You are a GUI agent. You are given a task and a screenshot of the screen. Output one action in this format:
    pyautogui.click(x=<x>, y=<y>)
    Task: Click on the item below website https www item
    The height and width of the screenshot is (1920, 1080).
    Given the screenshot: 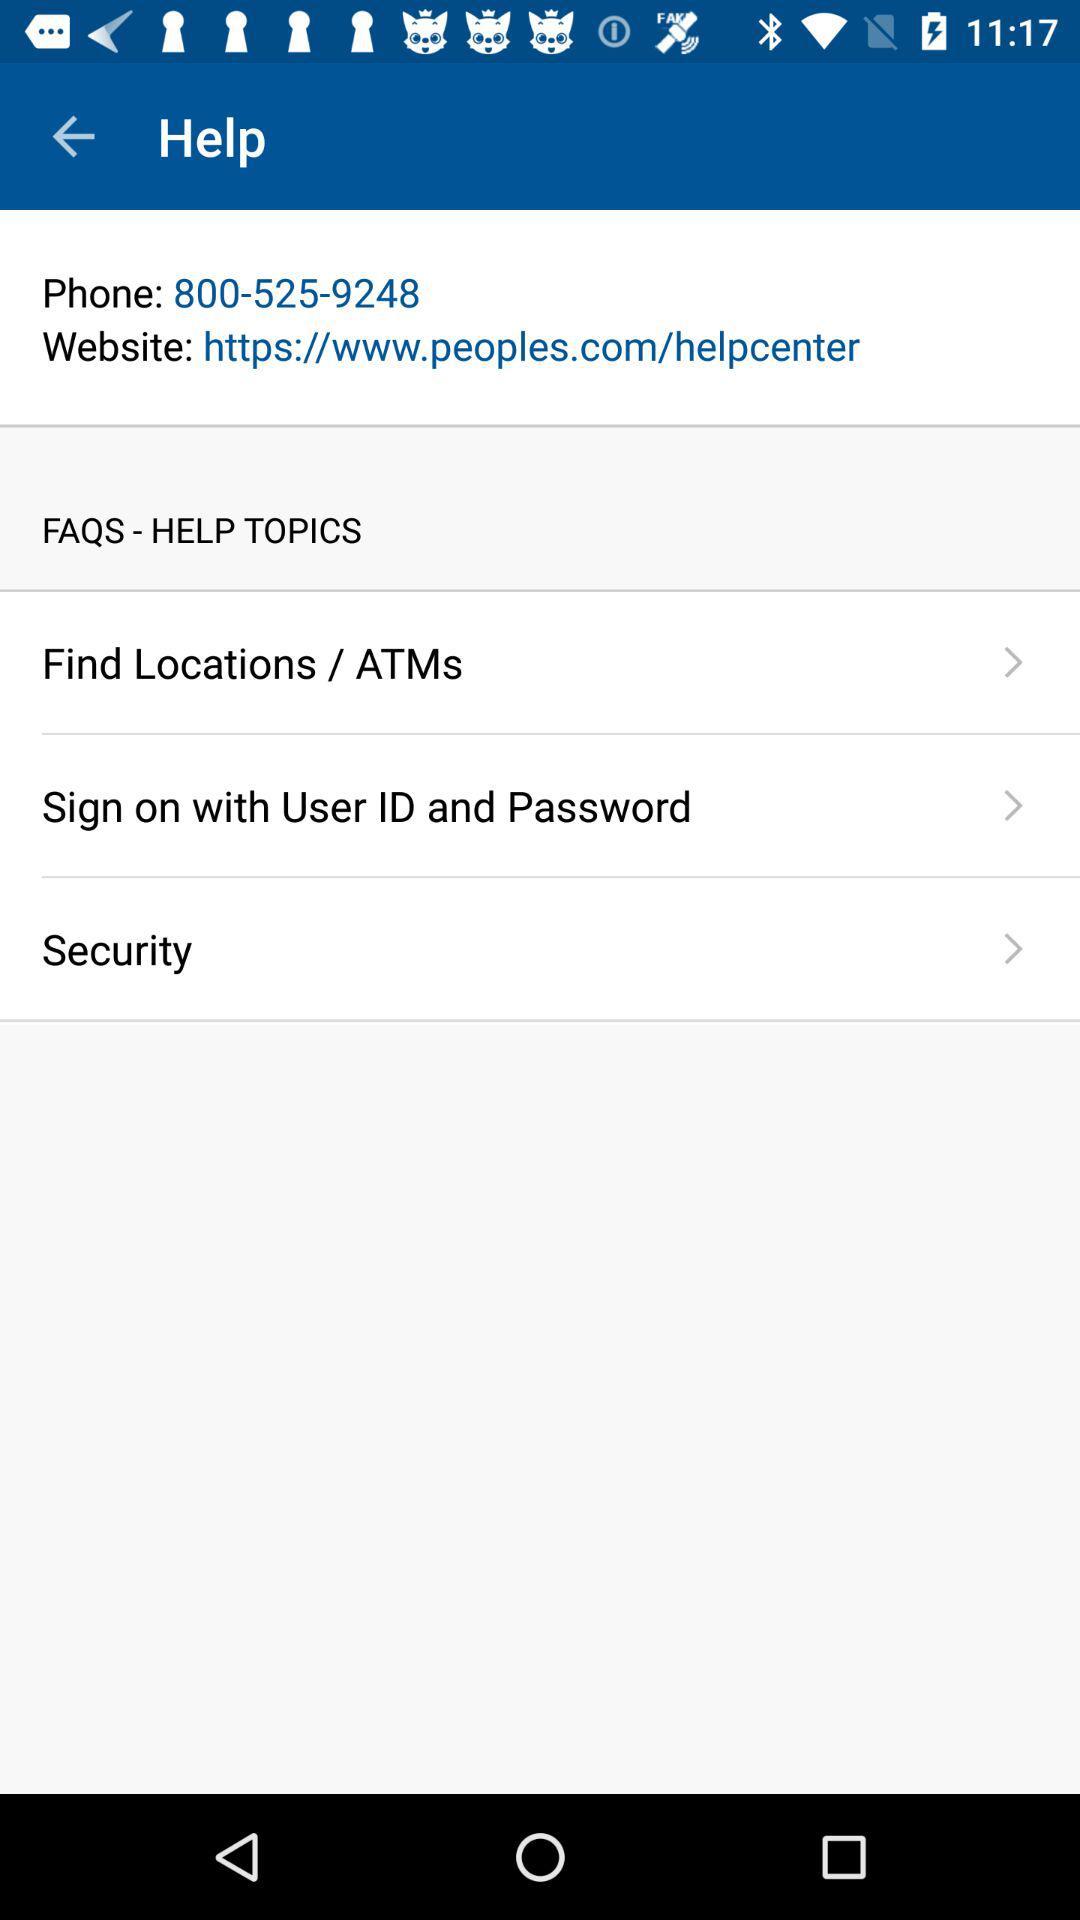 What is the action you would take?
    pyautogui.click(x=540, y=425)
    